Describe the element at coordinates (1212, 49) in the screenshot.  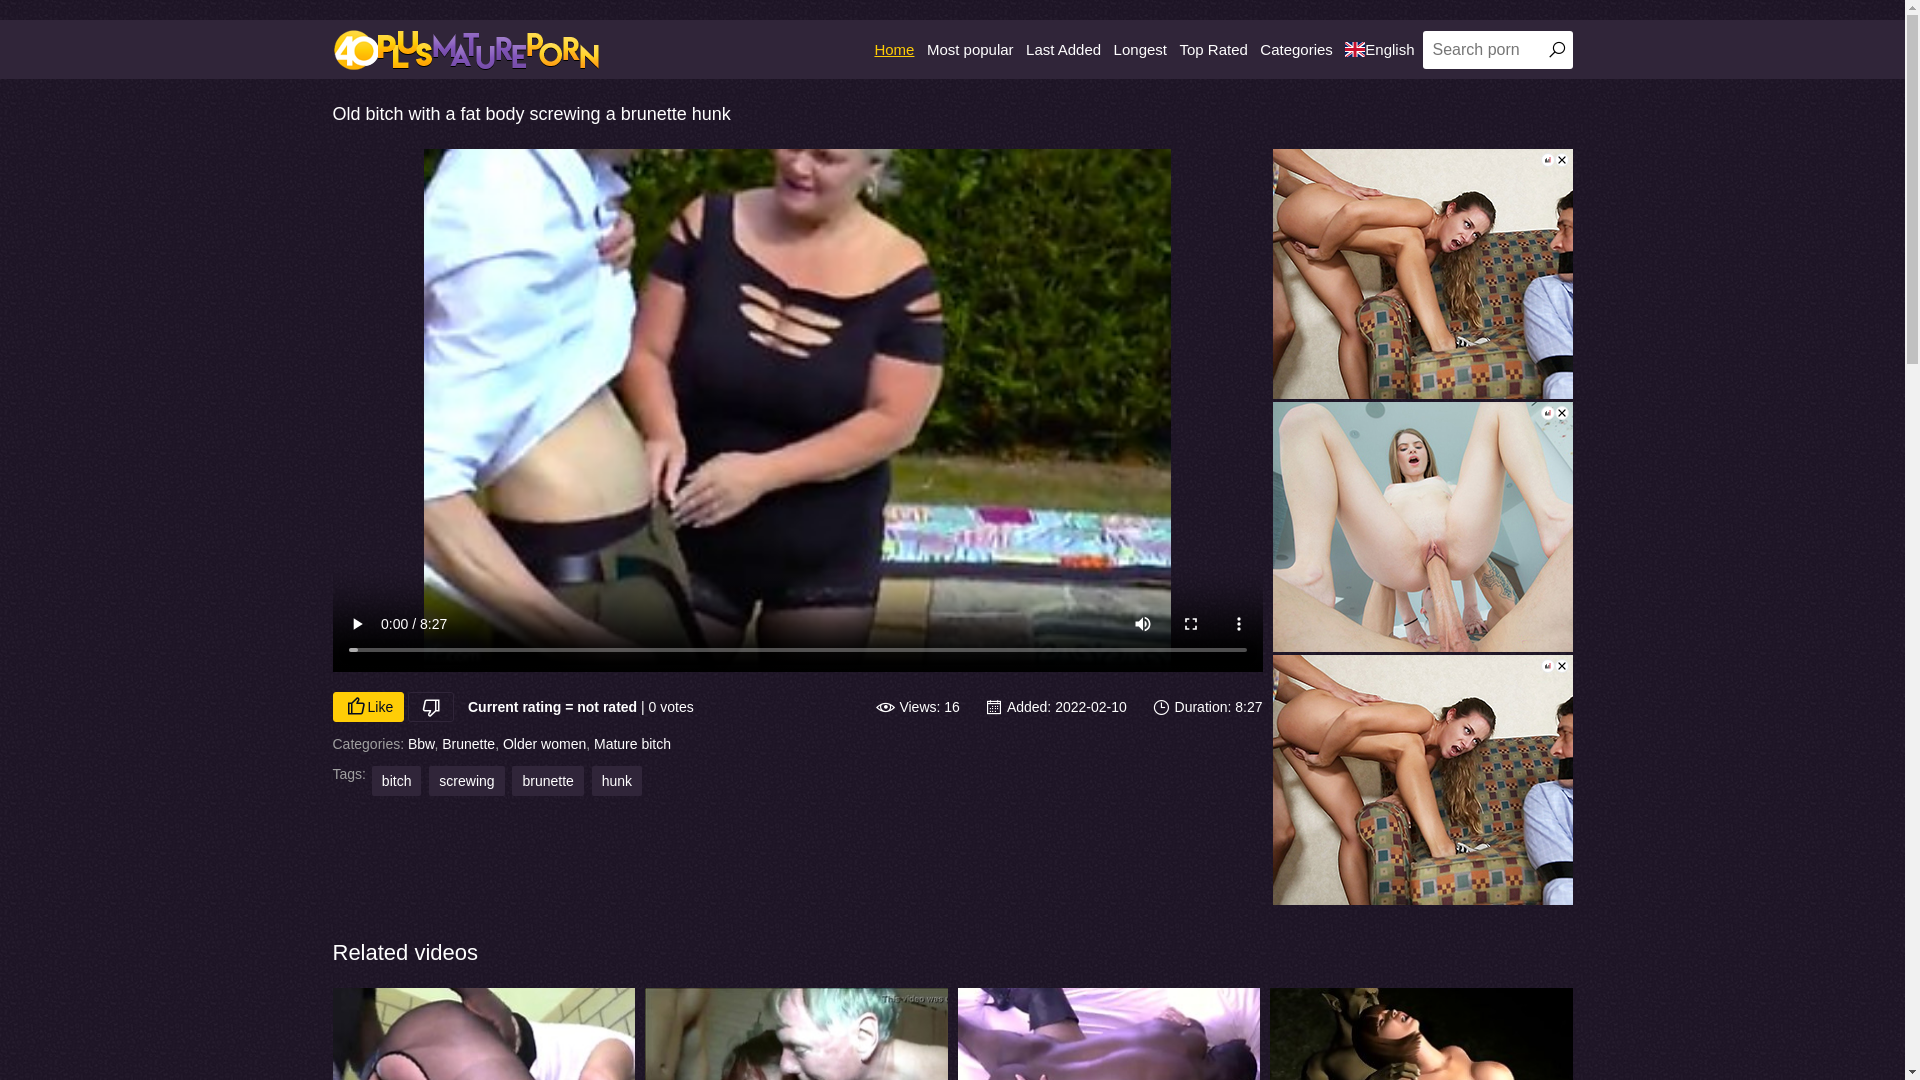
I see `'Top Rated'` at that location.